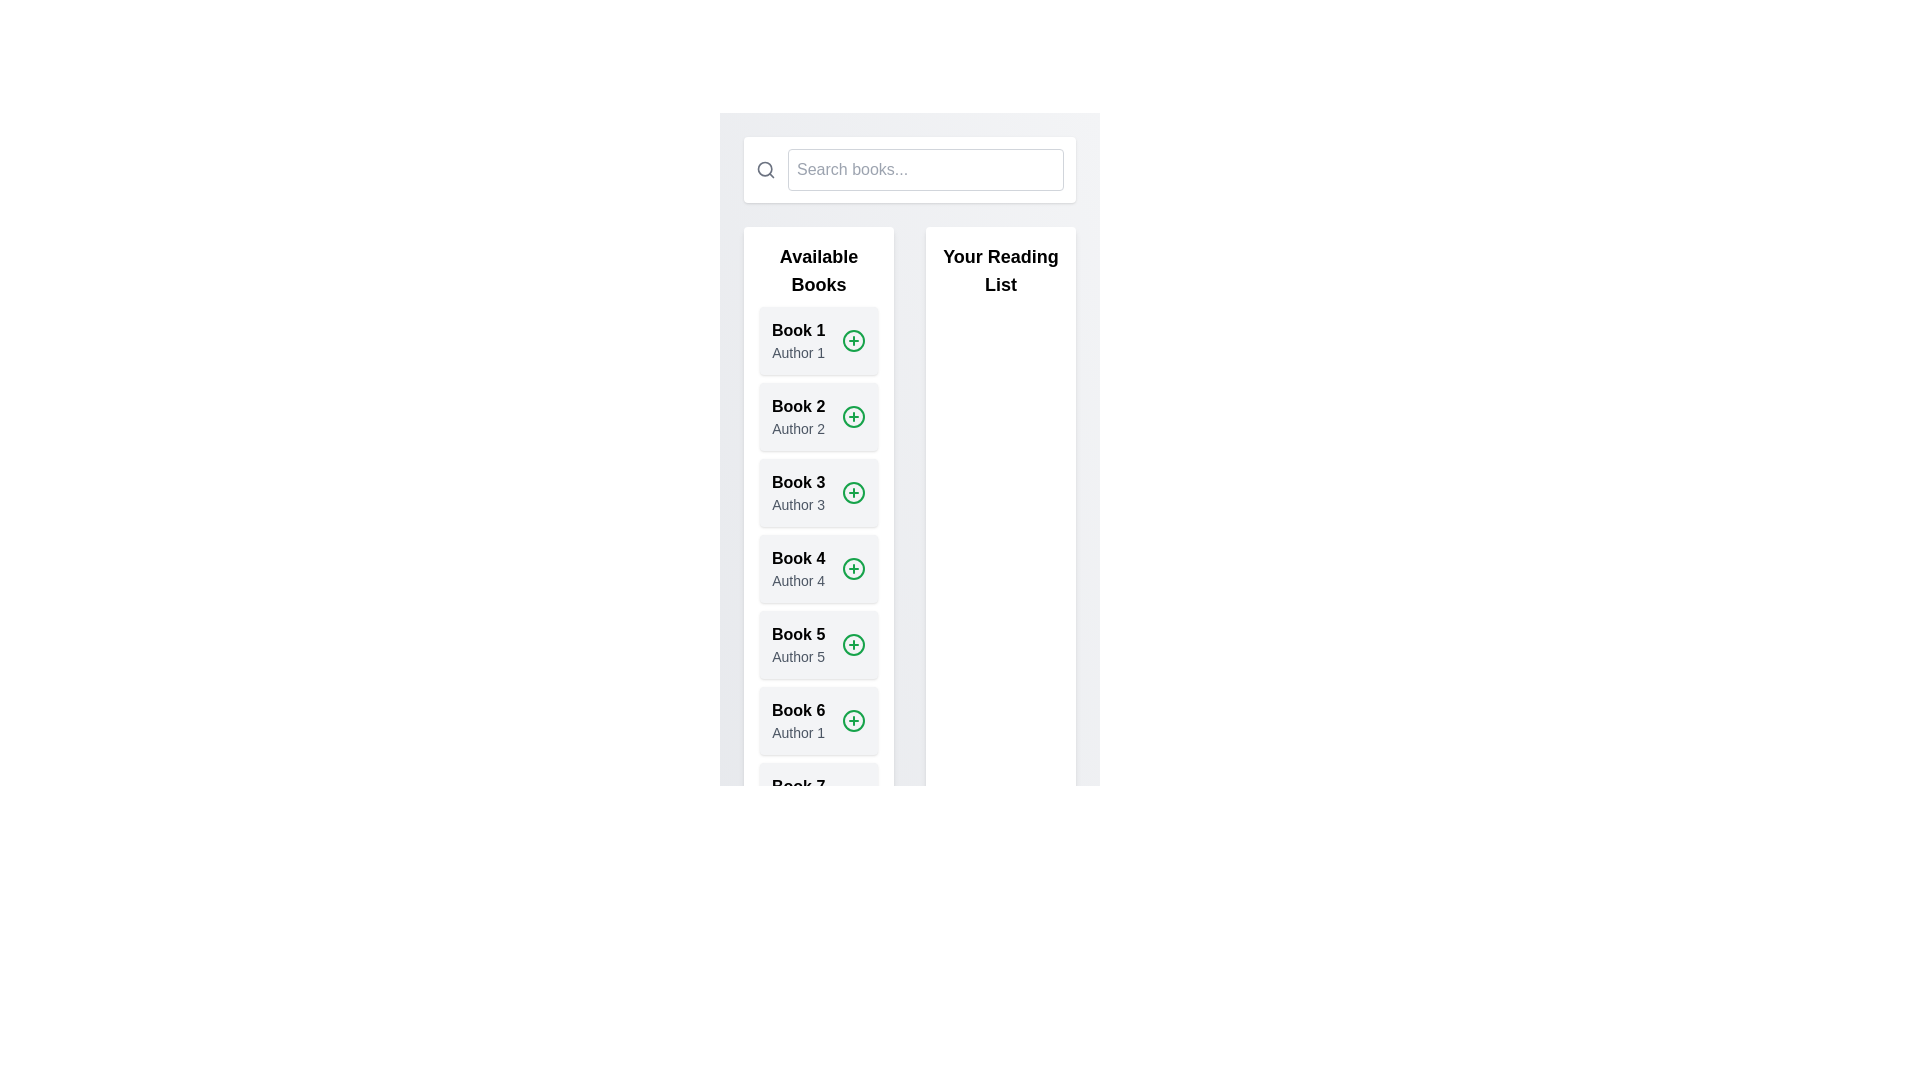 The height and width of the screenshot is (1080, 1920). Describe the element at coordinates (854, 339) in the screenshot. I see `the circular button with a green border and a plus symbol at its center, located next to the text area displaying 'Book 1' and 'Author 1'` at that location.